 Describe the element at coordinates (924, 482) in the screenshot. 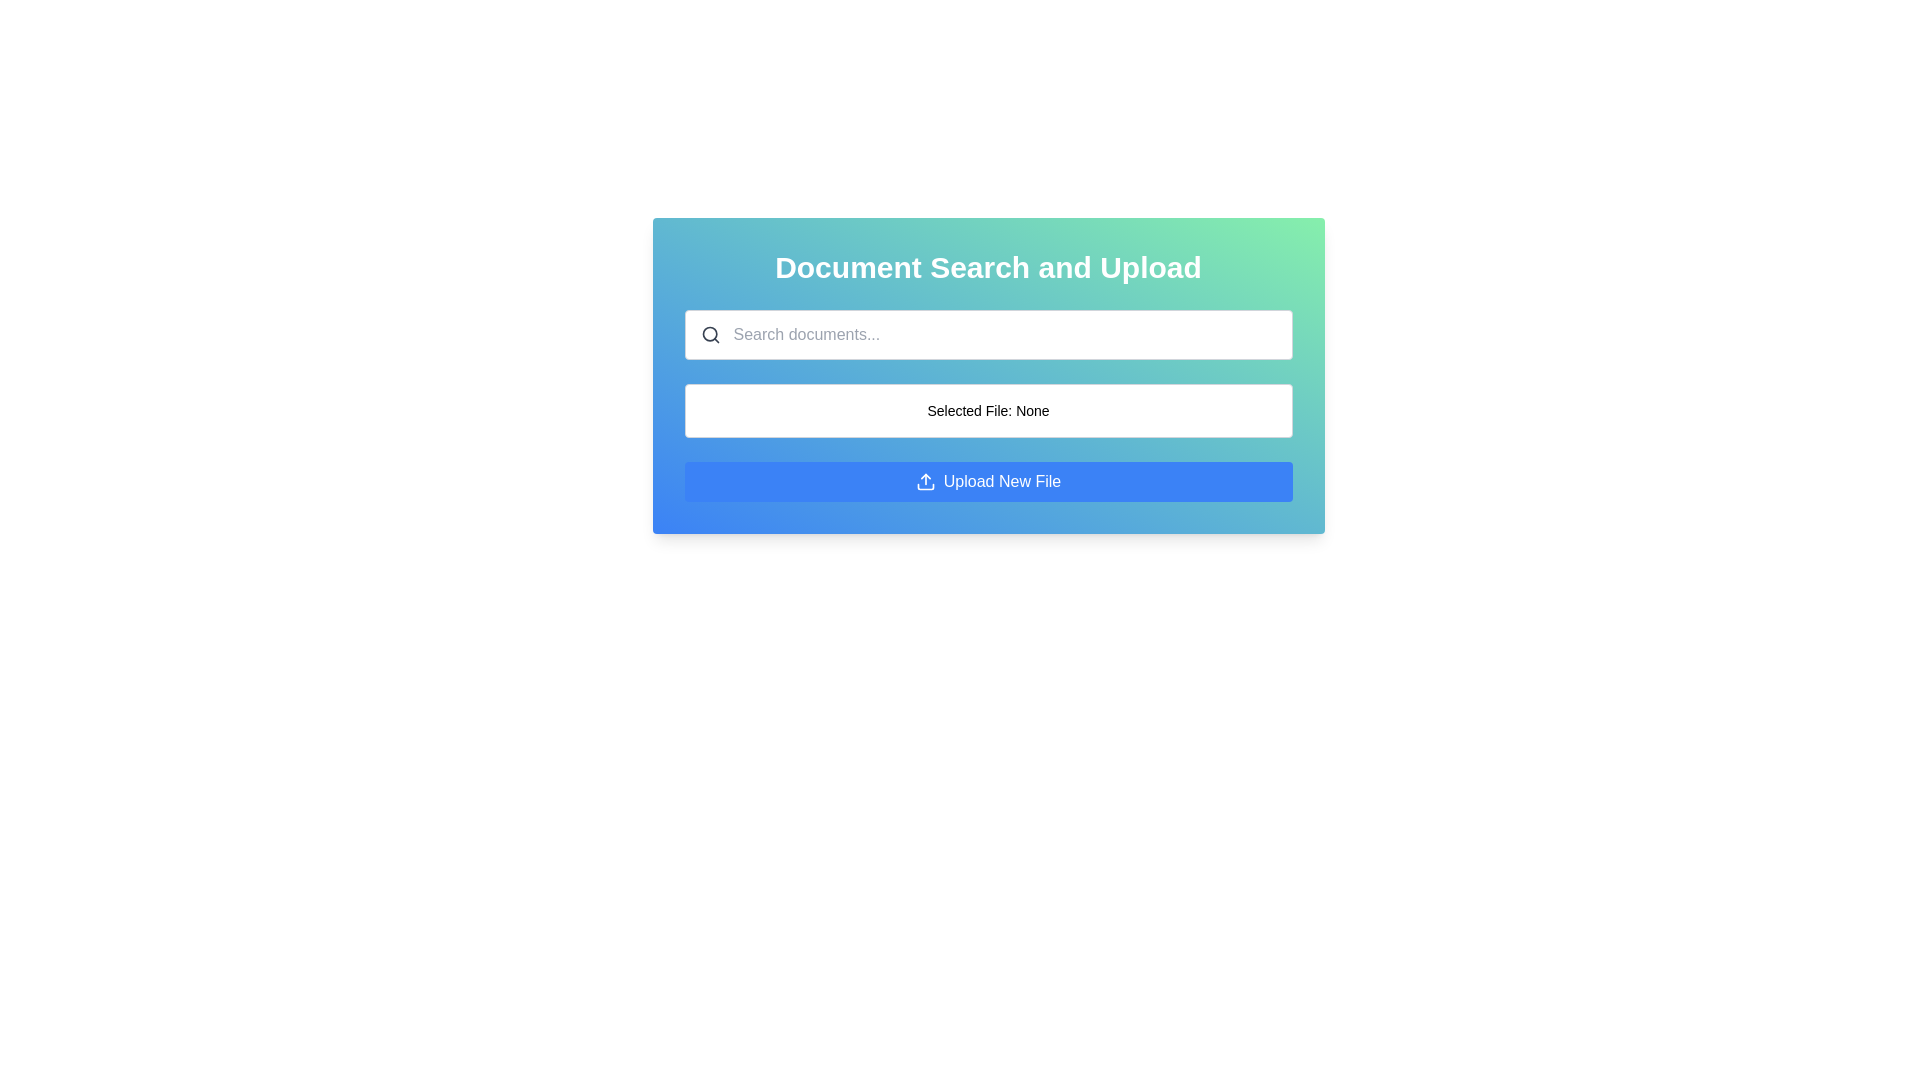

I see `the upload icon located at the center of the 'Upload New File' button, which visually indicates the upload feature` at that location.